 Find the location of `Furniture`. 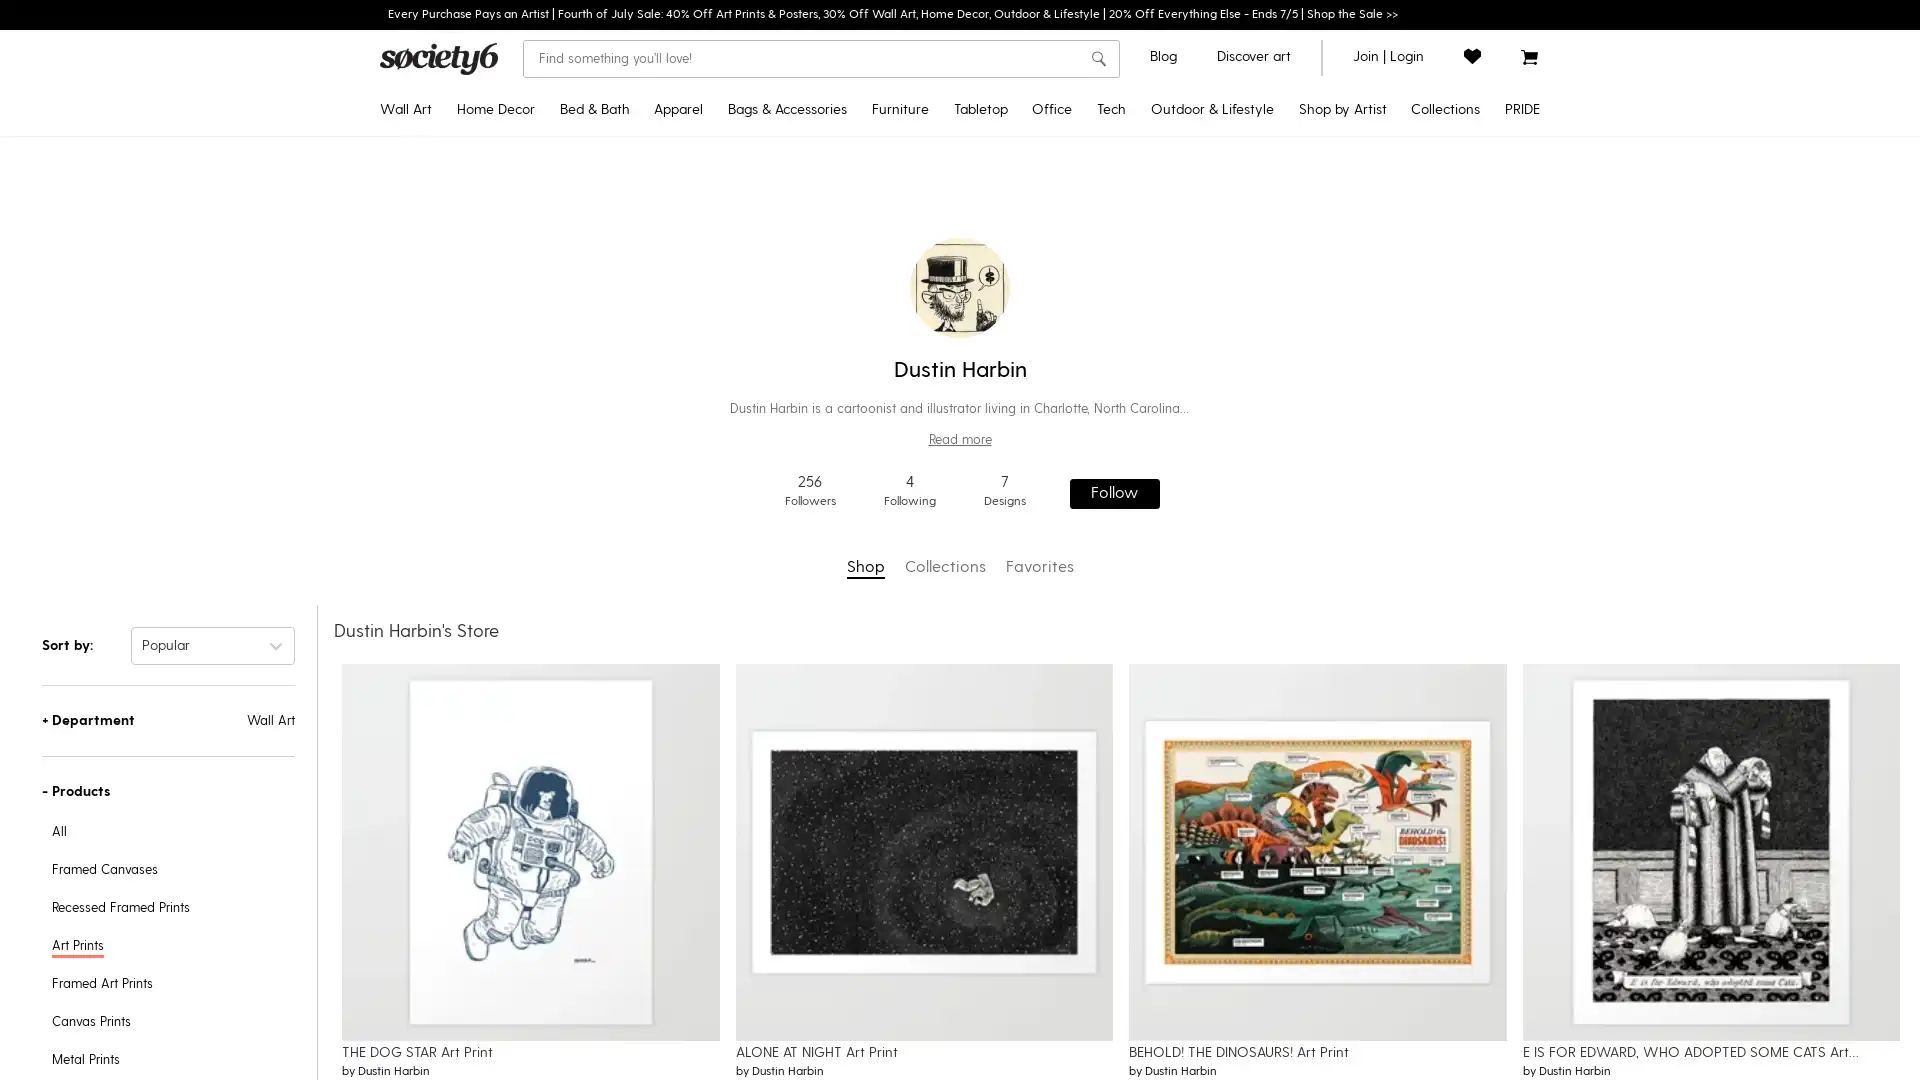

Furniture is located at coordinates (898, 110).